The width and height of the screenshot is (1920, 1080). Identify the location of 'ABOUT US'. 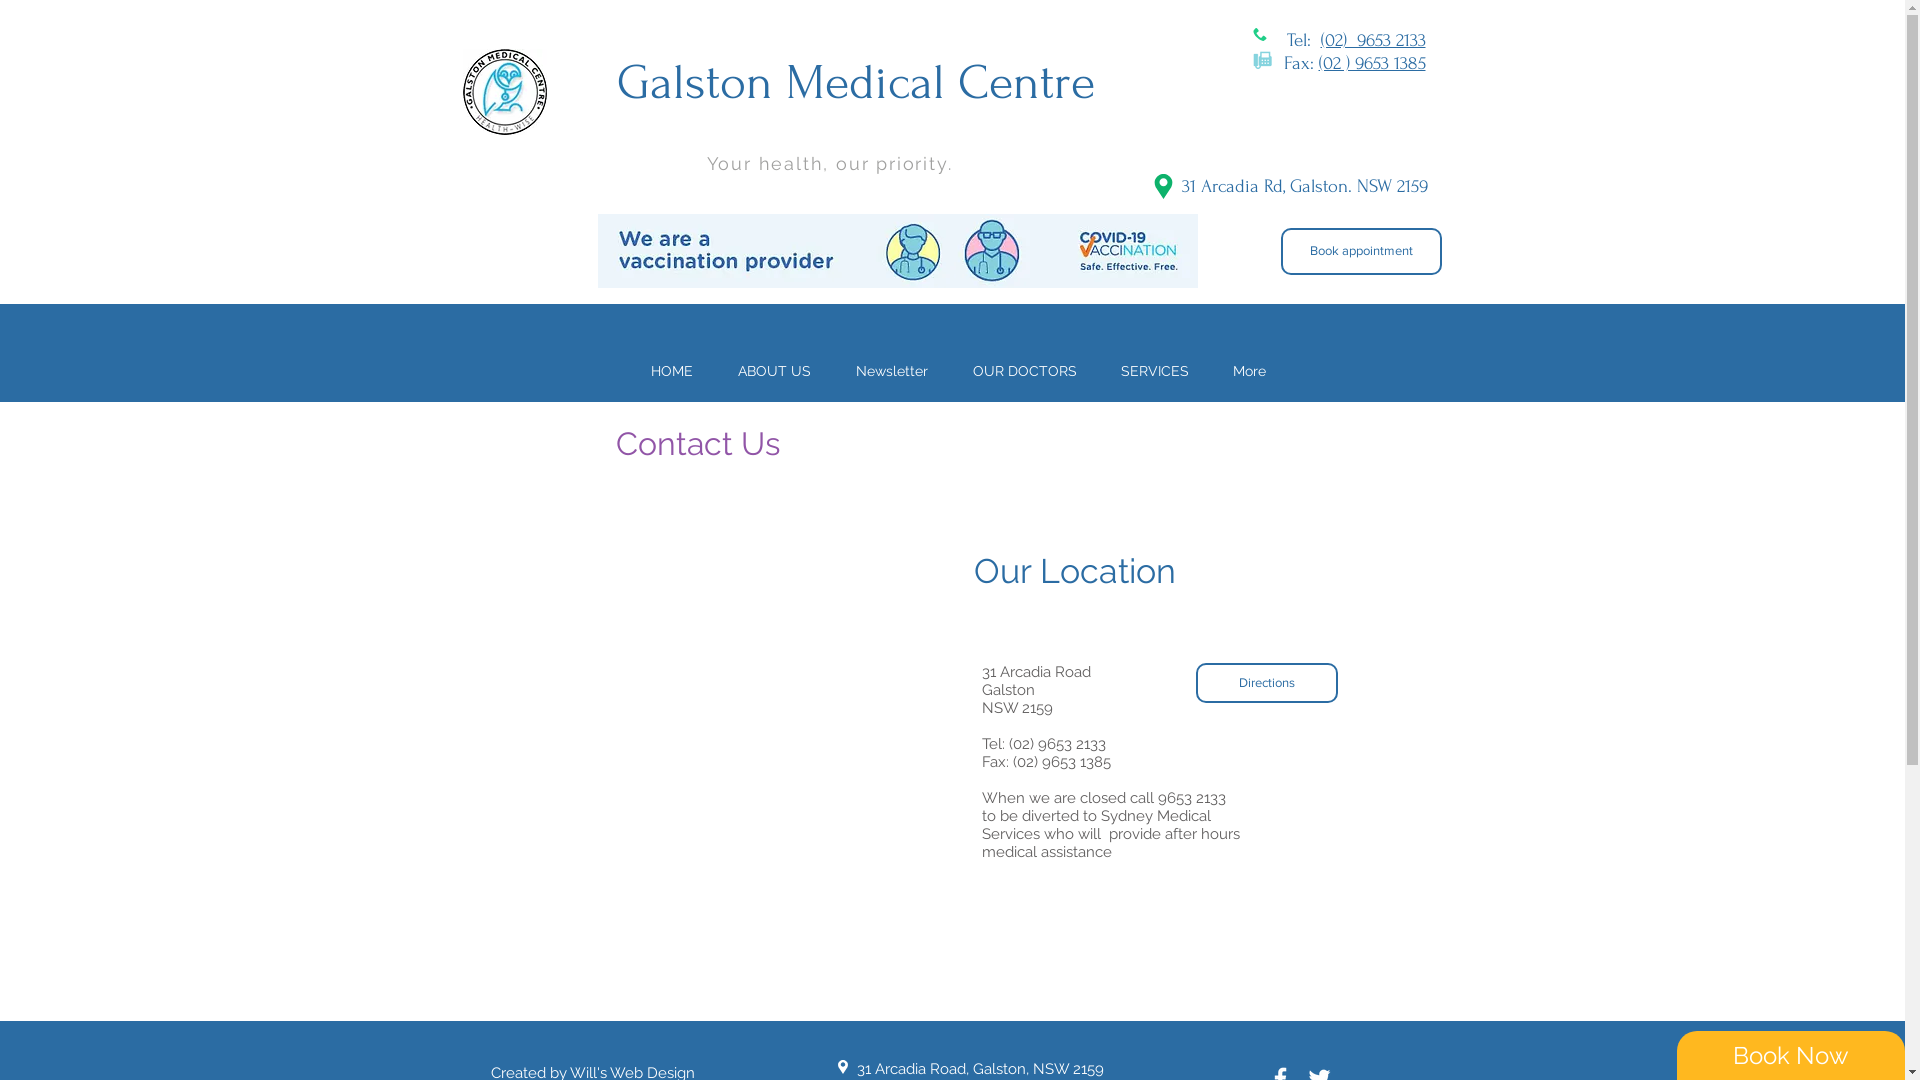
(773, 370).